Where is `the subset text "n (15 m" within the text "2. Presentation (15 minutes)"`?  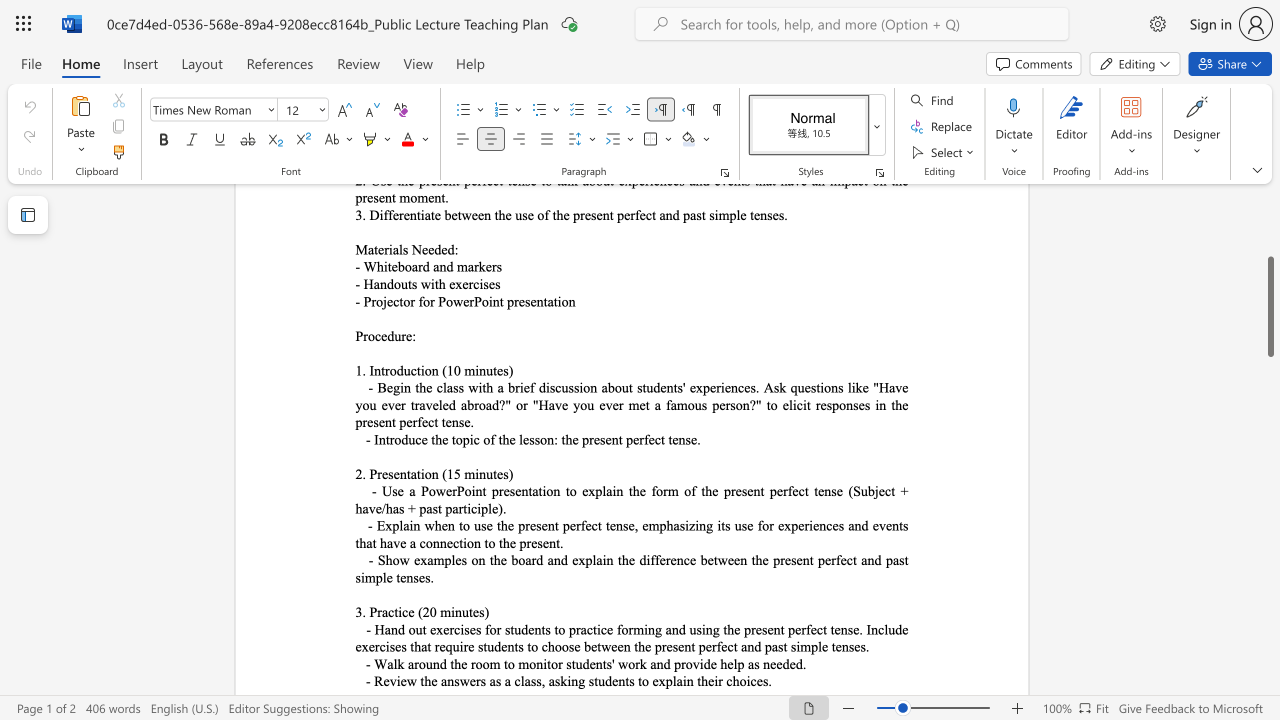 the subset text "n (15 m" within the text "2. Presentation (15 minutes)" is located at coordinates (430, 474).